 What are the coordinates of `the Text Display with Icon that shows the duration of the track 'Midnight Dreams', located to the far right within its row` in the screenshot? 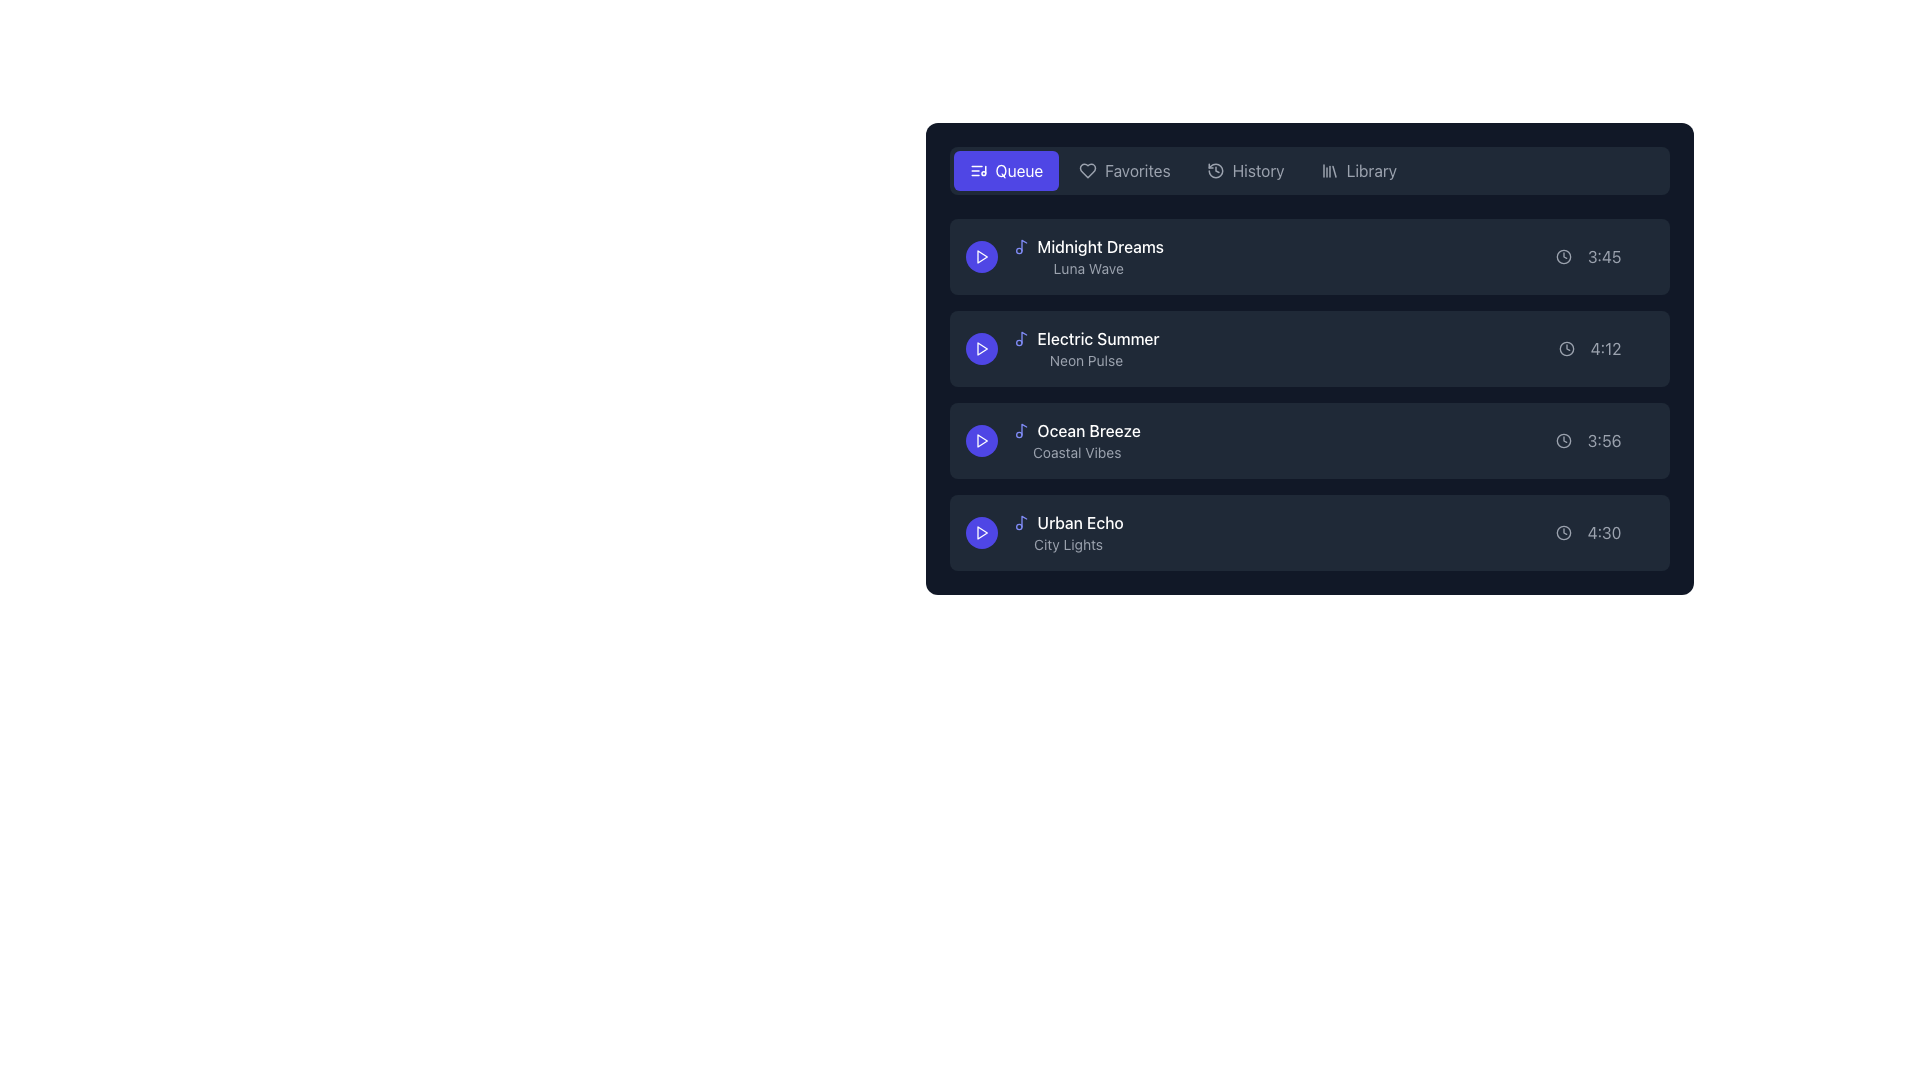 It's located at (1604, 256).